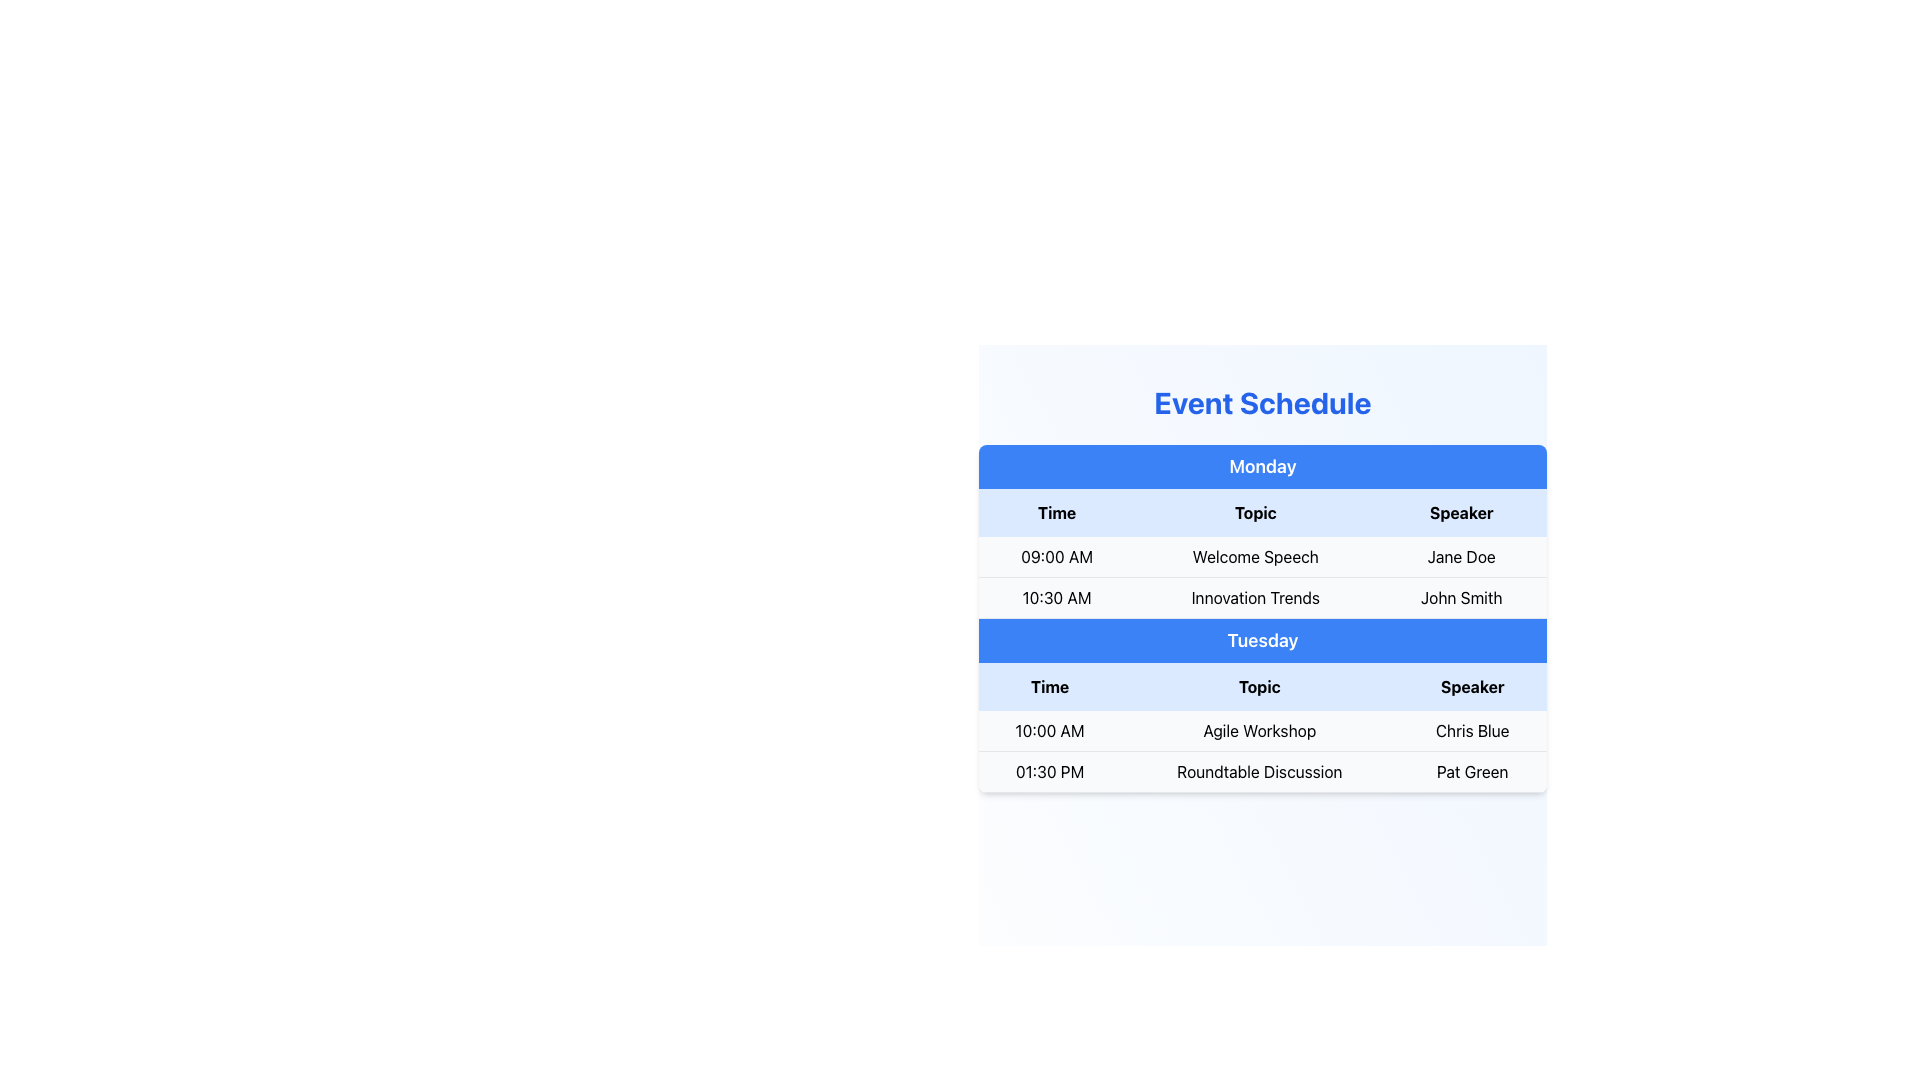 The image size is (1920, 1080). Describe the element at coordinates (1472, 731) in the screenshot. I see `text displayed in the Text Label that shows 'Chris Blue', located in the last column labeled 'Speaker' of the Tuesday row for 'Agile Workshop'` at that location.